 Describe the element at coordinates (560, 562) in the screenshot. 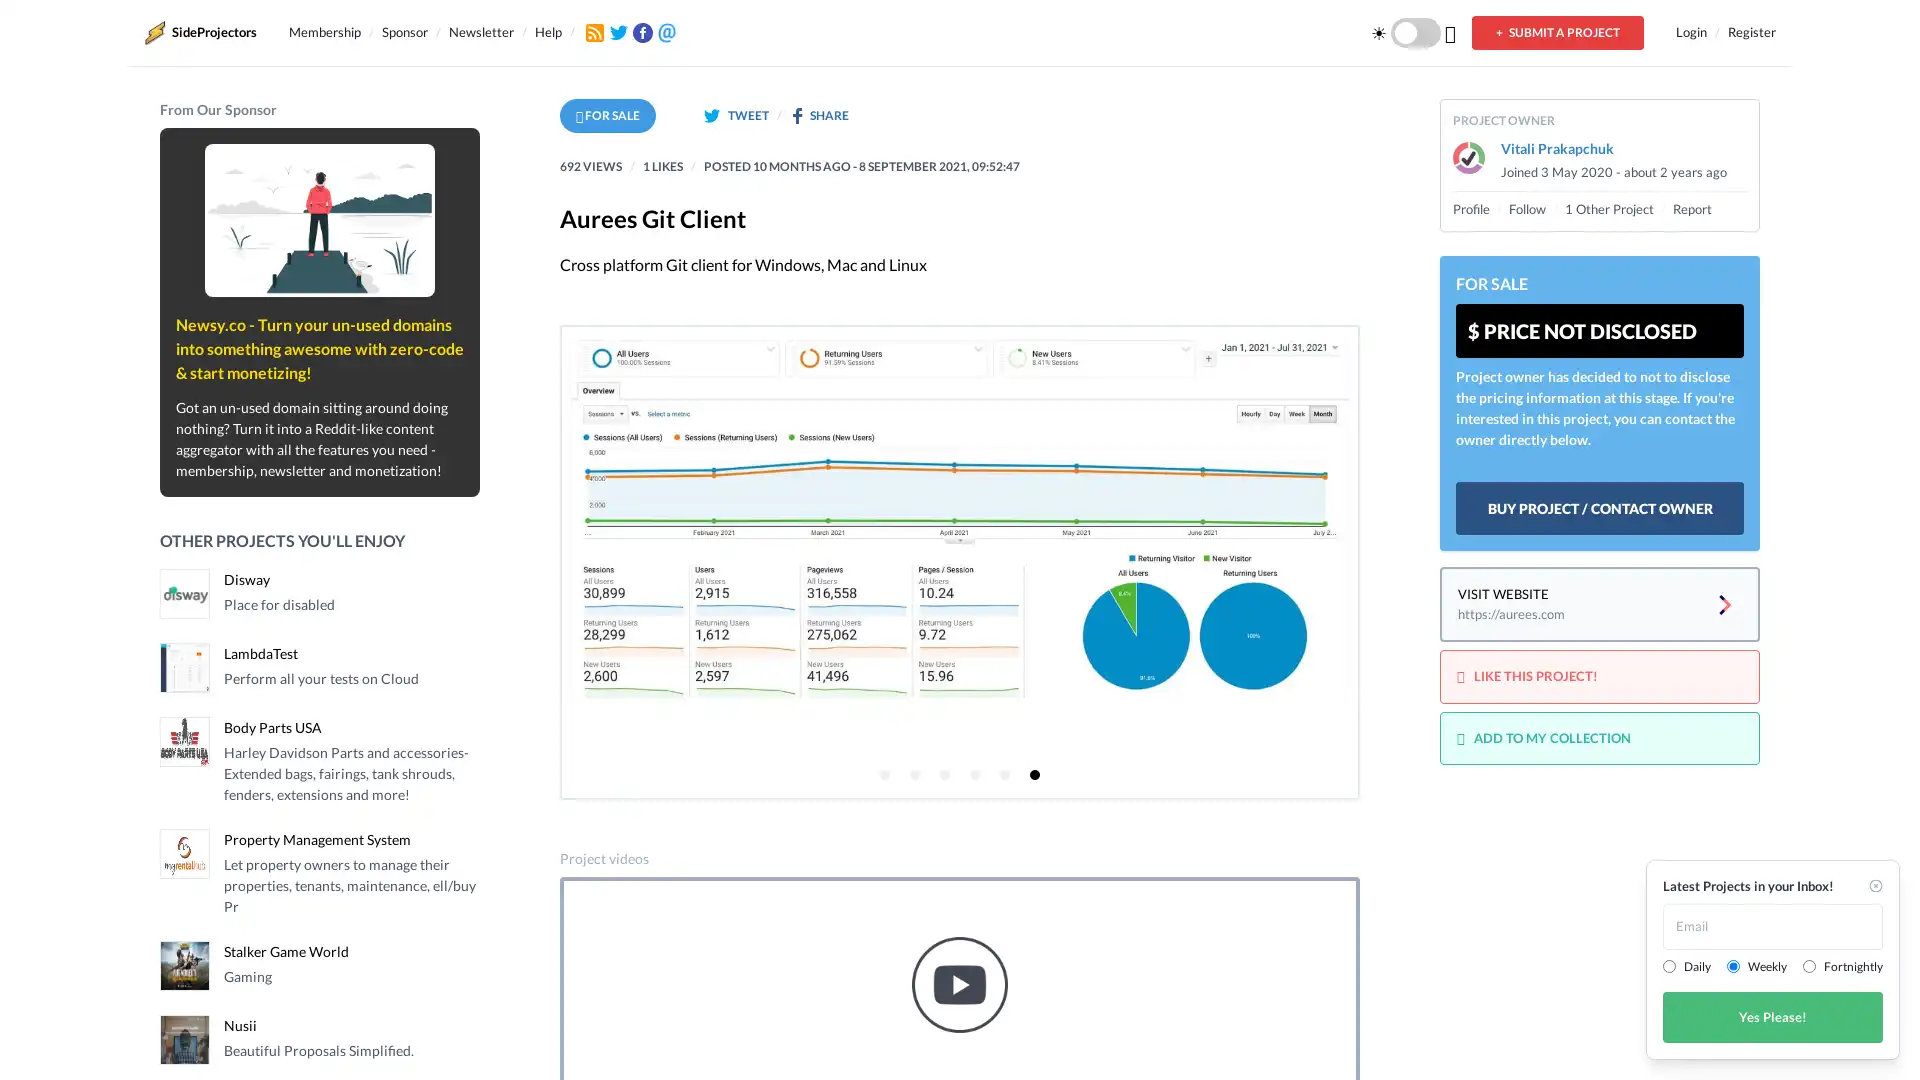

I see `Previous page` at that location.